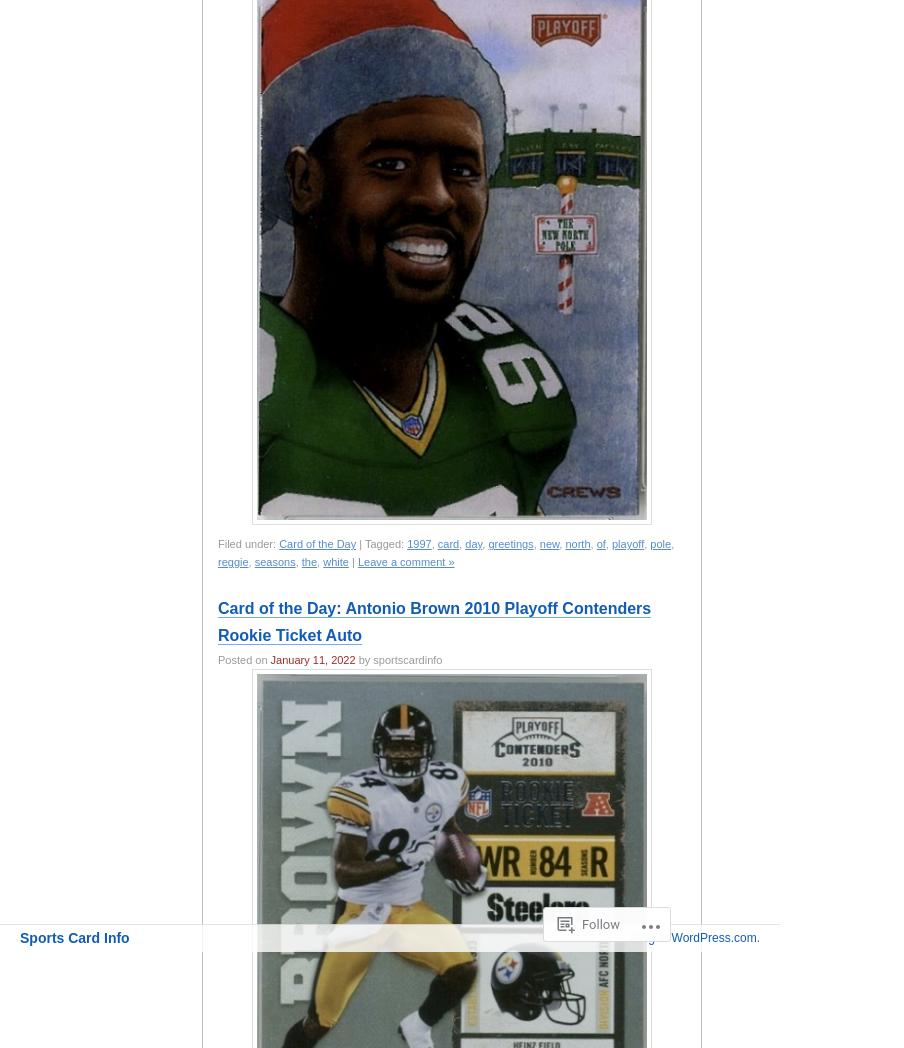  I want to click on 'by sportscardinfo', so click(398, 660).